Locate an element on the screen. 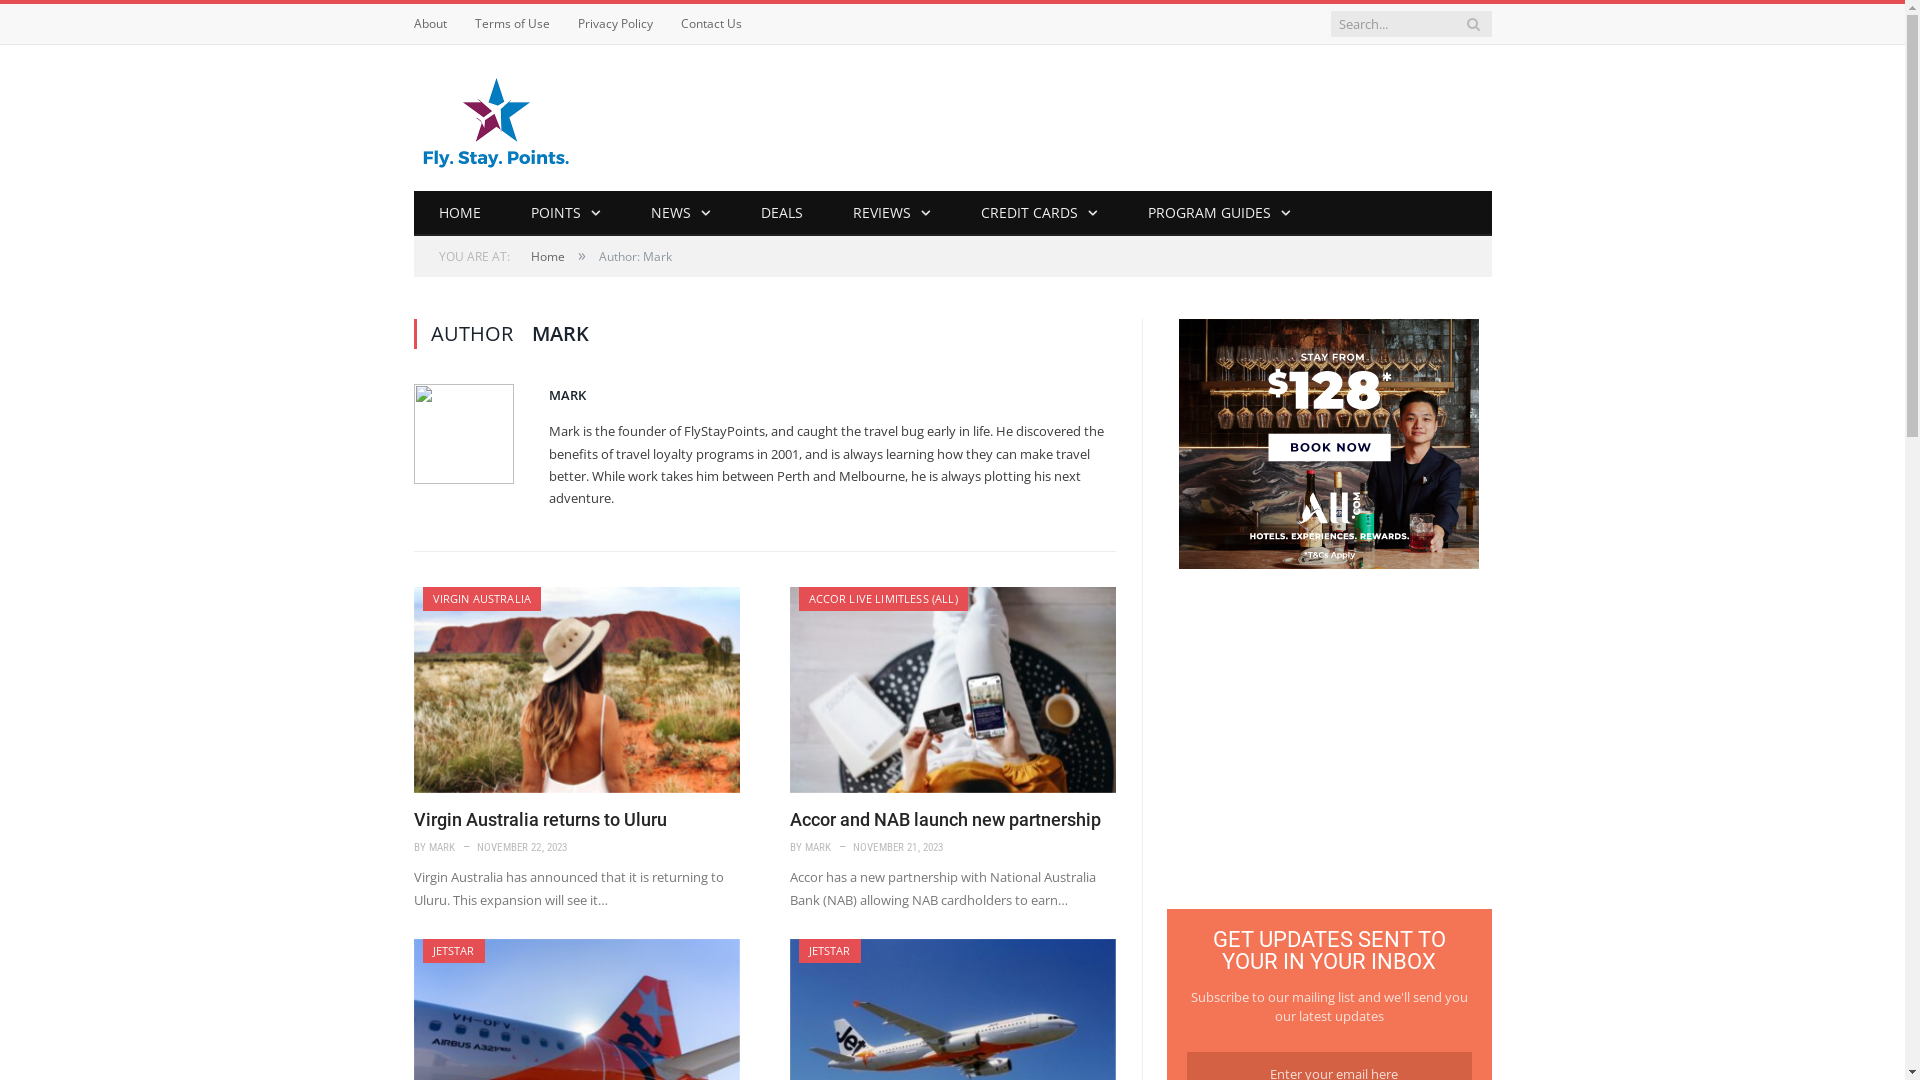 The image size is (1920, 1080). 'DEALS' is located at coordinates (781, 213).